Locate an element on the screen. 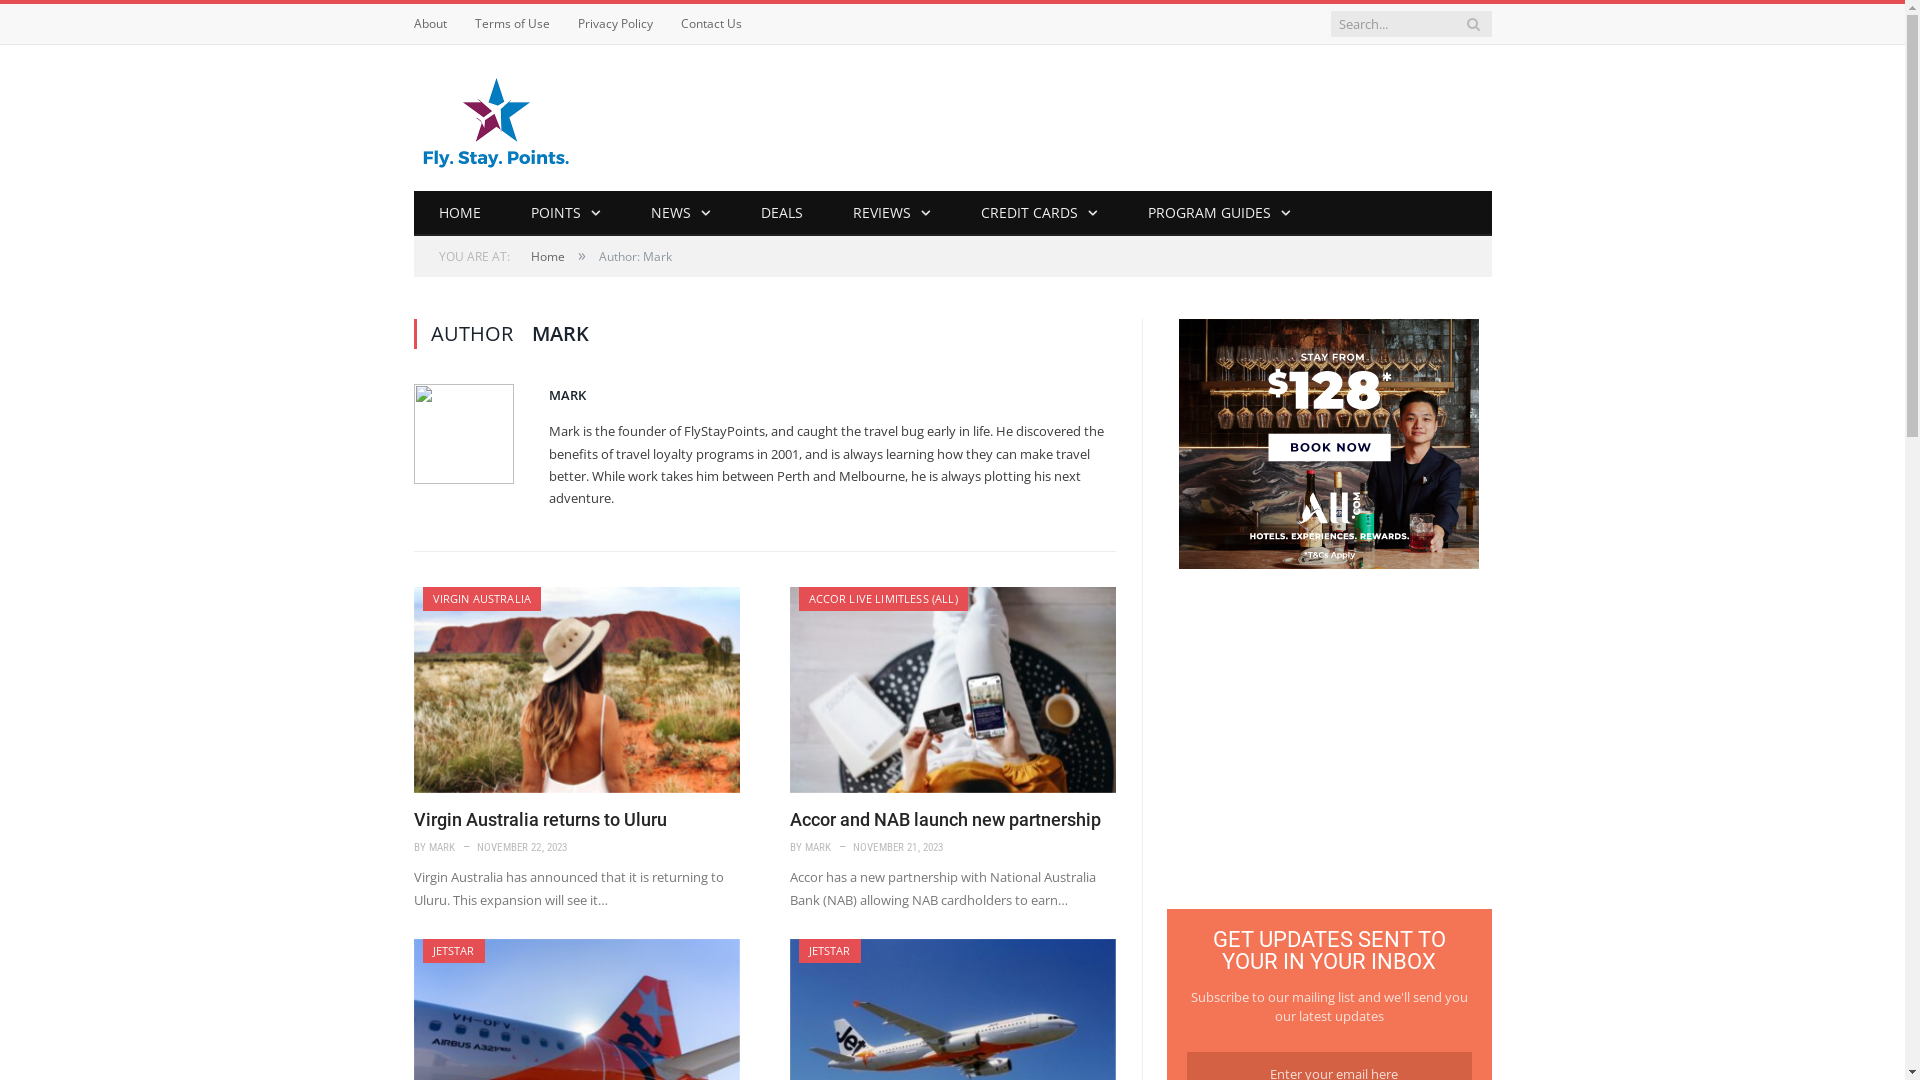 The image size is (1920, 1080). 'DEALS' is located at coordinates (781, 213).